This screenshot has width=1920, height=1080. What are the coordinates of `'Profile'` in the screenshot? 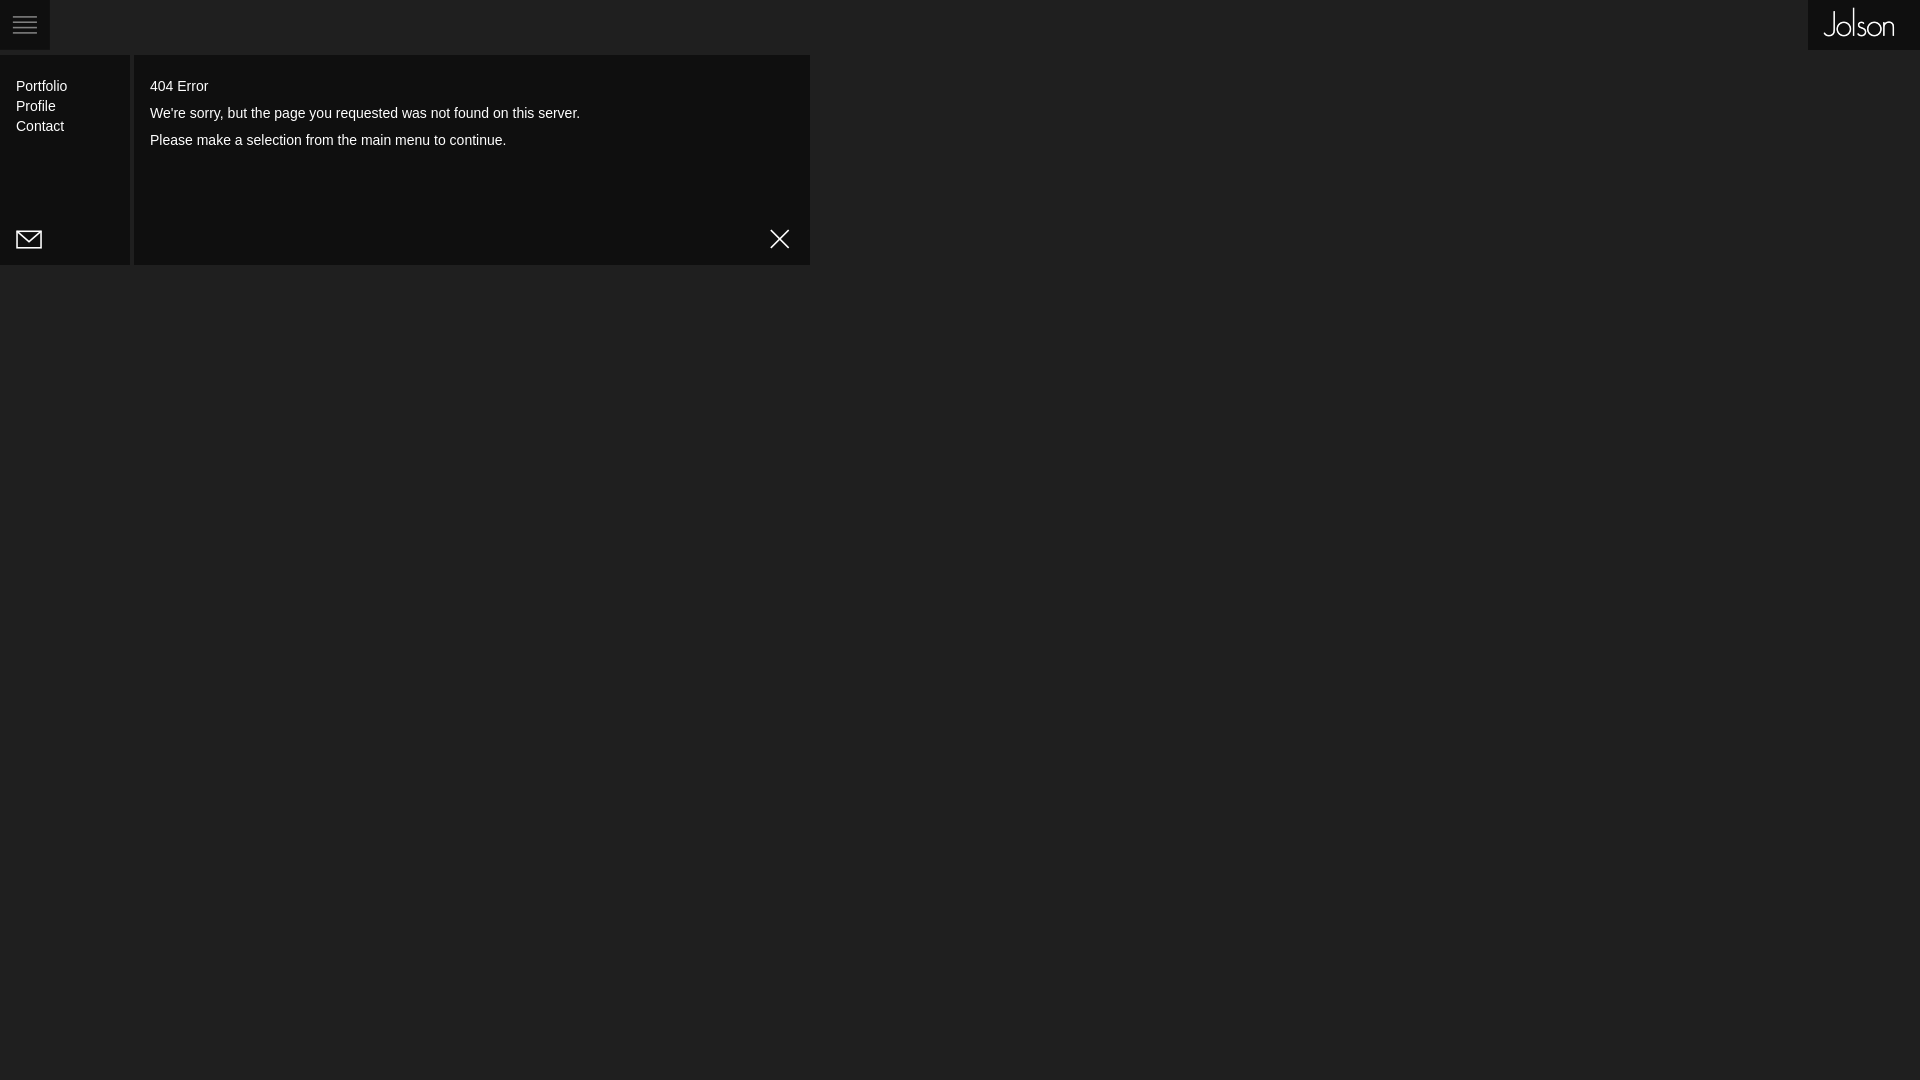 It's located at (35, 105).